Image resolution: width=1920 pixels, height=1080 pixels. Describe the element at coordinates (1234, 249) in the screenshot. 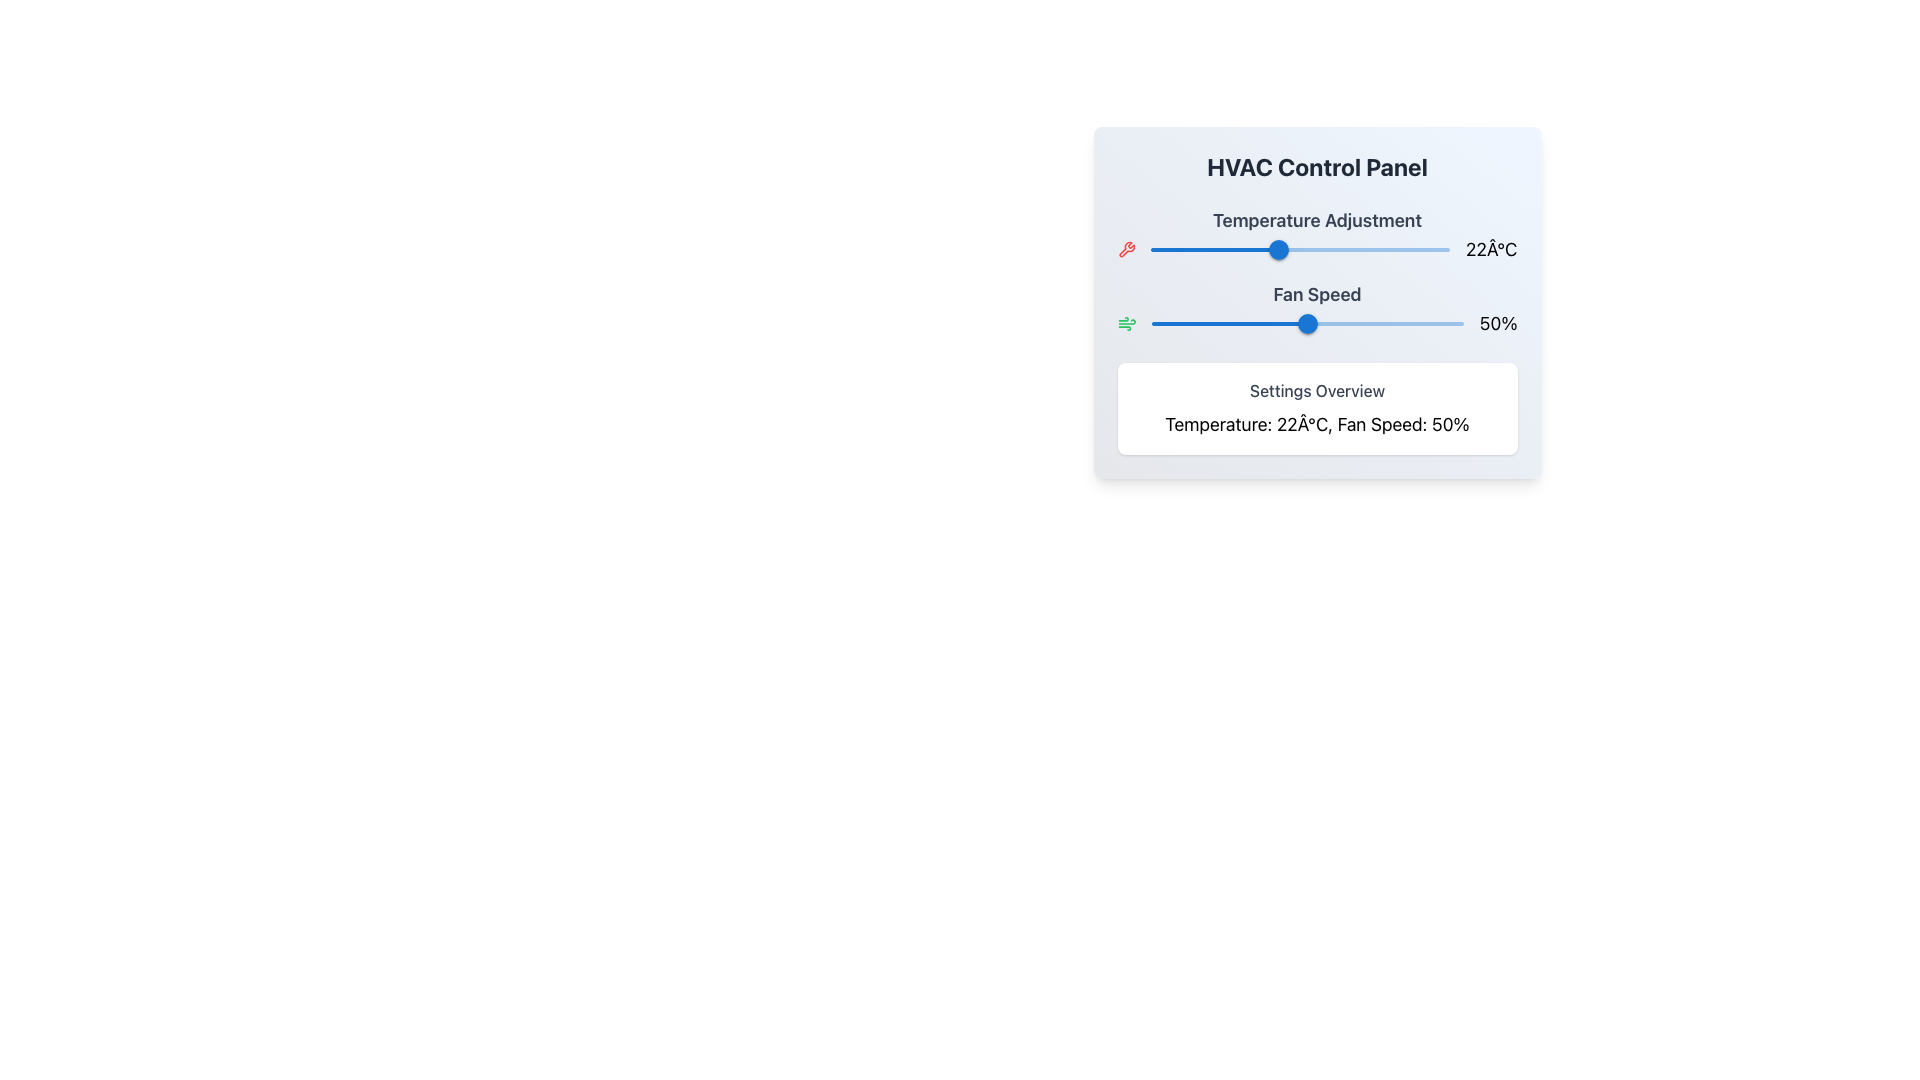

I see `the temperature slider` at that location.